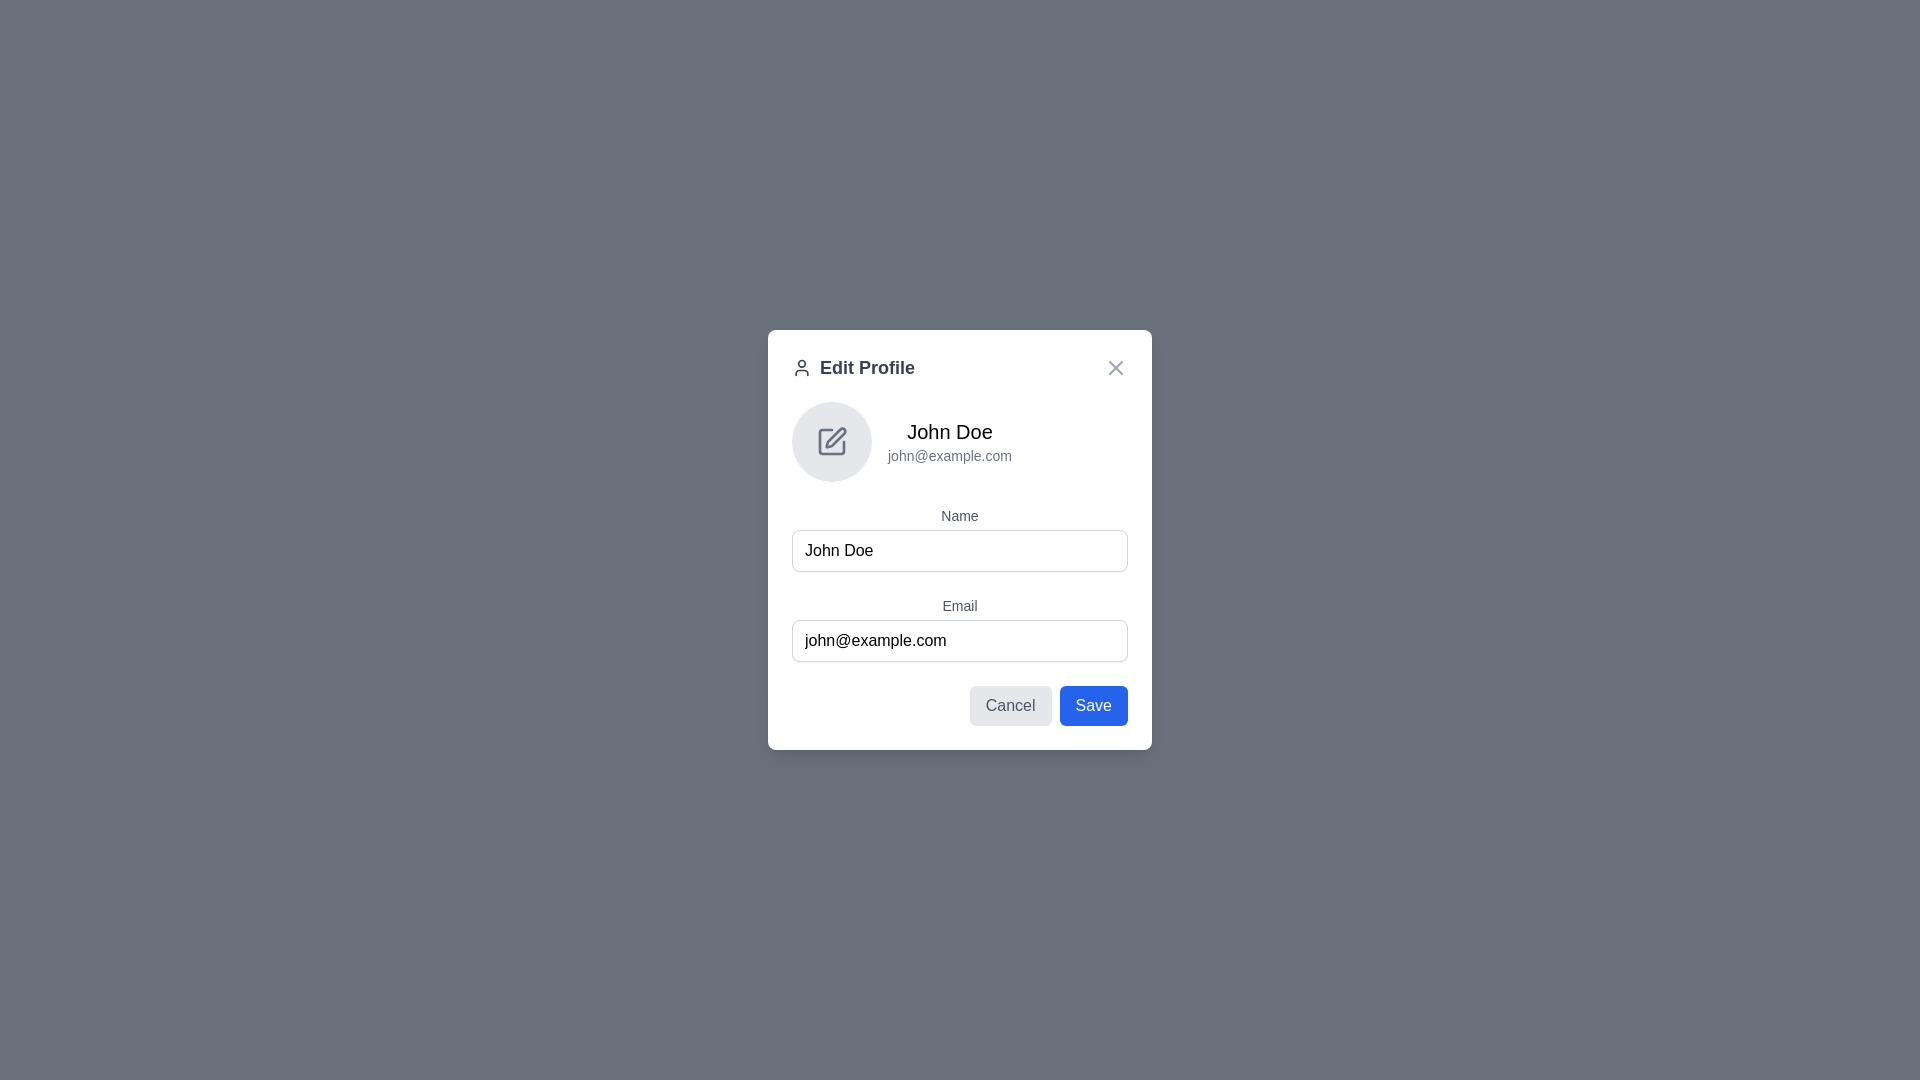  What do you see at coordinates (853, 367) in the screenshot?
I see `the 'Edit Profile' static label with icon, which is styled in bold, larger-sized dark gray font and located at the top center of the modal dialog under the close button` at bounding box center [853, 367].